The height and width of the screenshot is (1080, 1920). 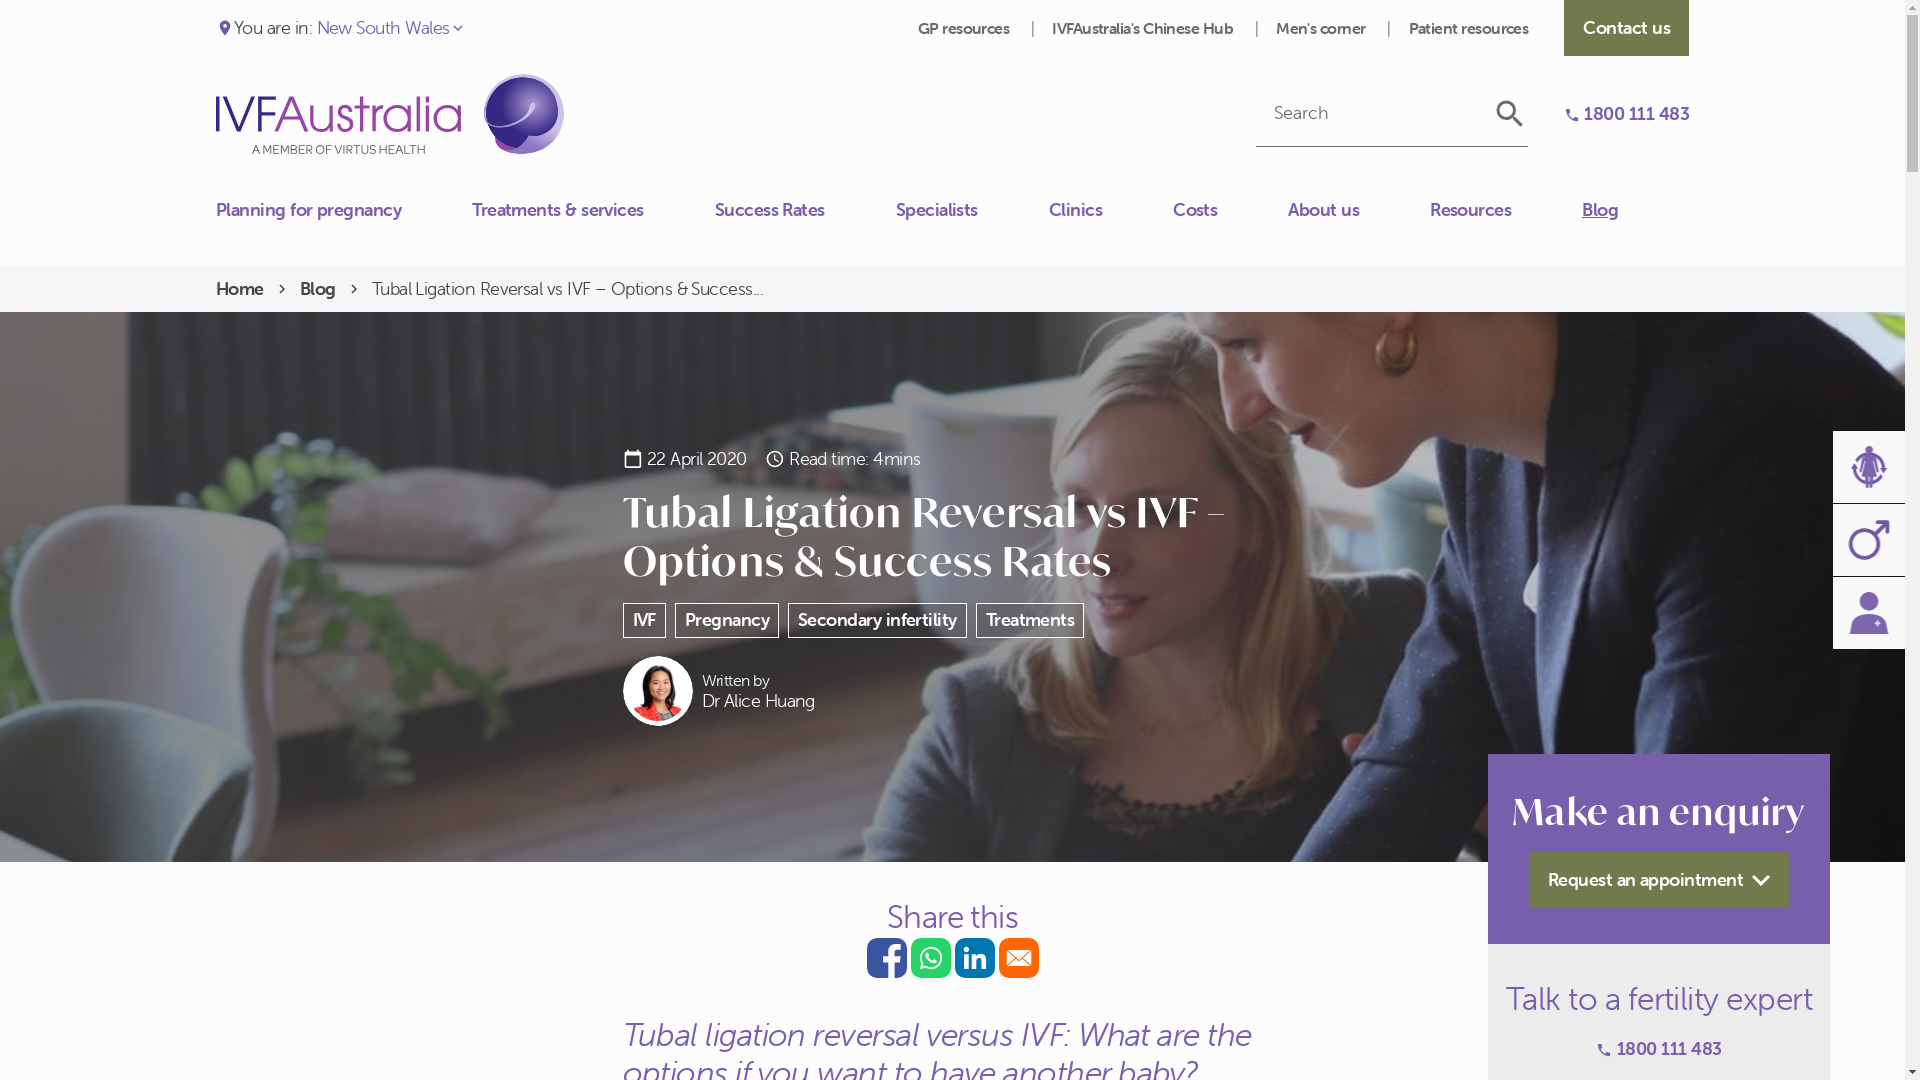 What do you see at coordinates (1017, 956) in the screenshot?
I see `'Opens in a new tab'` at bounding box center [1017, 956].